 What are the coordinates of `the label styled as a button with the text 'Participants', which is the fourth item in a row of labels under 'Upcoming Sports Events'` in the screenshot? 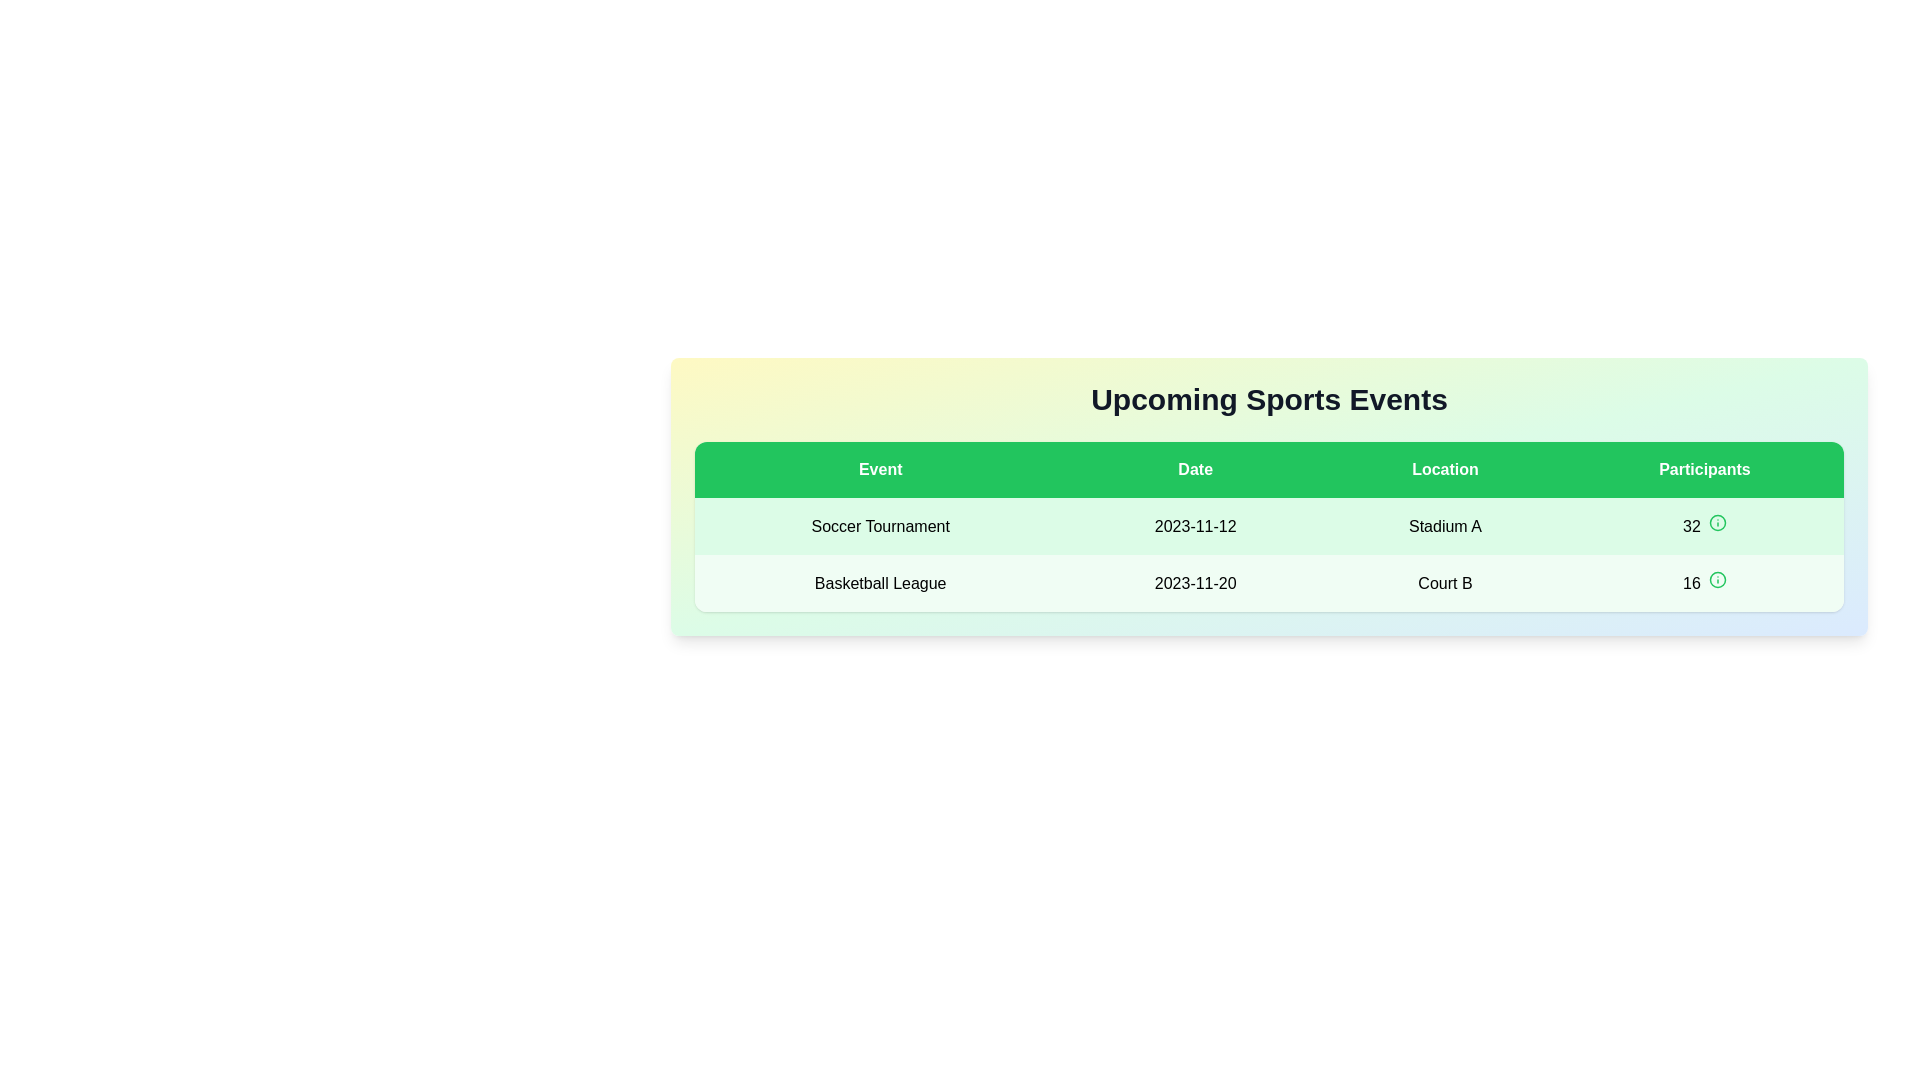 It's located at (1703, 470).